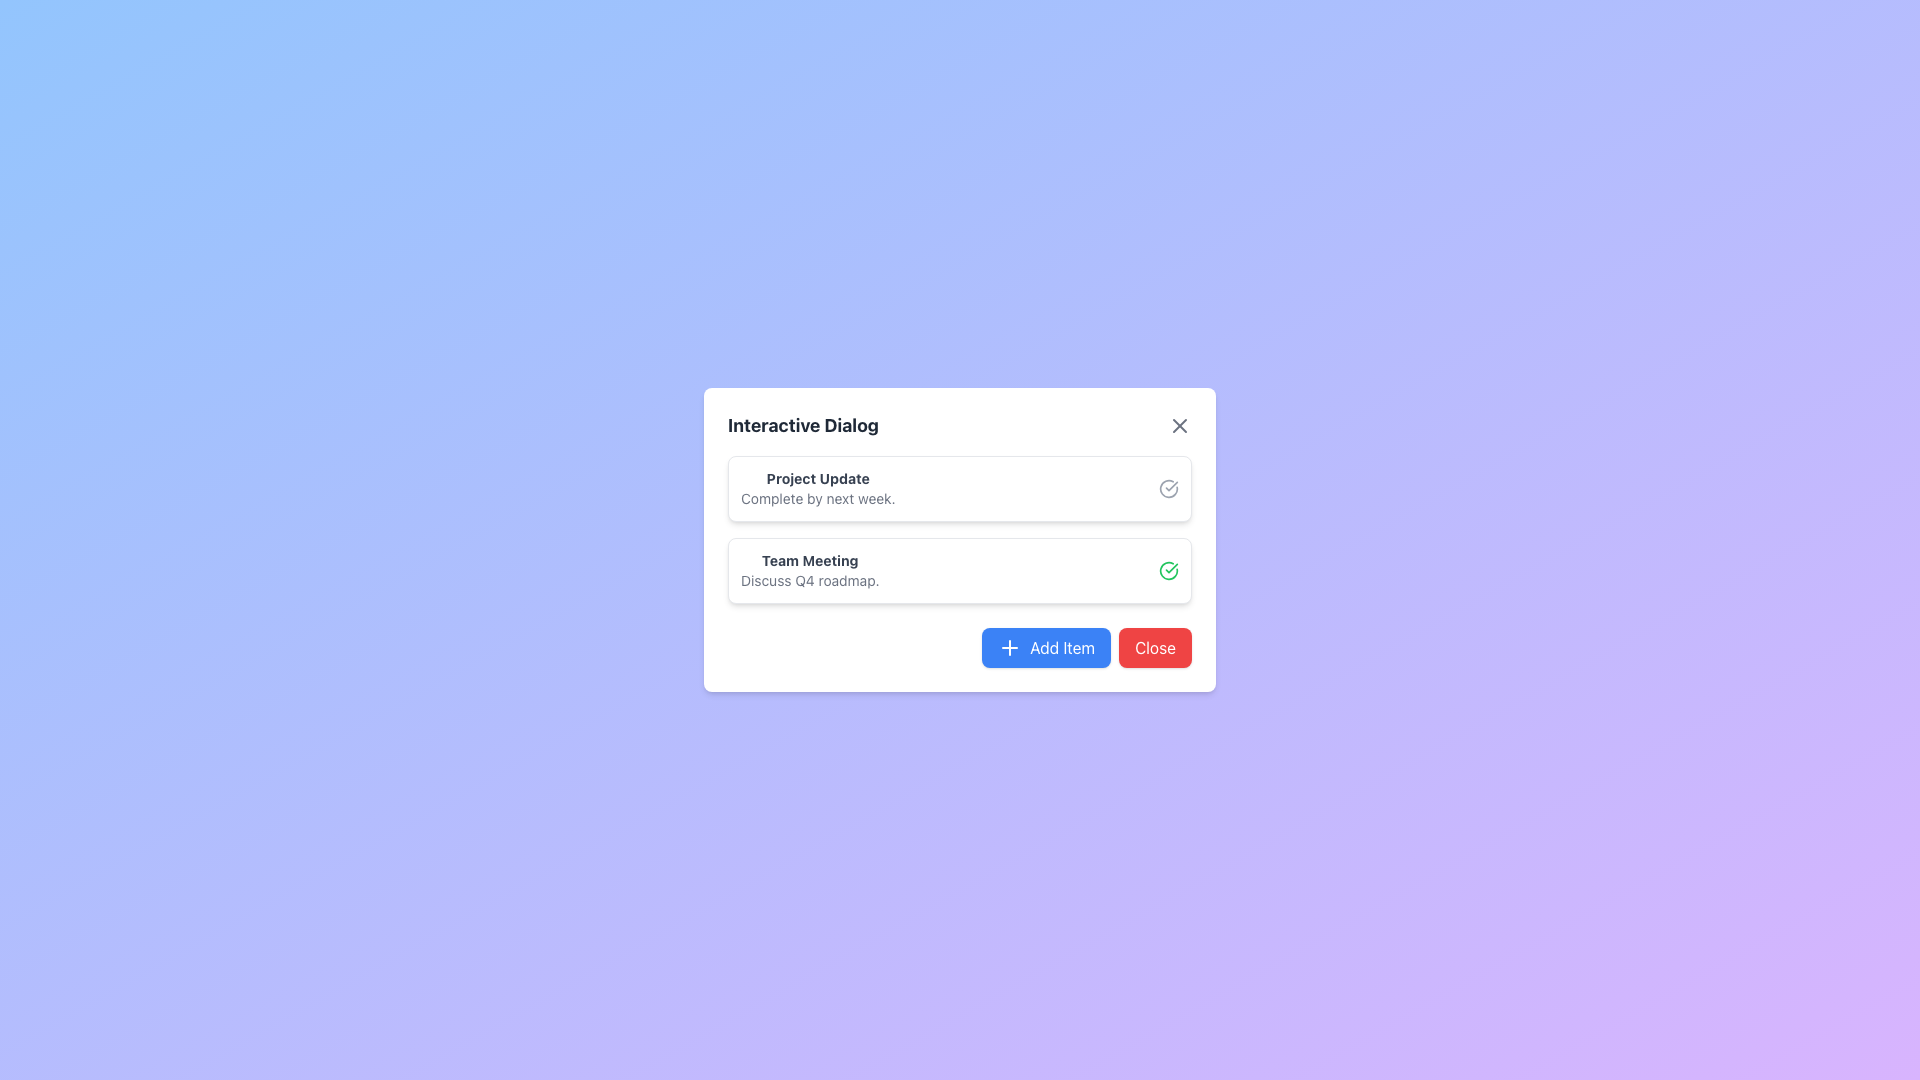 The width and height of the screenshot is (1920, 1080). Describe the element at coordinates (810, 570) in the screenshot. I see `the Text display element that contains the text 'Team Meeting' and 'Discuss Q4 roadmap', located in the central dialog box, specifically in the second item position within the vertically stacked list of elements` at that location.